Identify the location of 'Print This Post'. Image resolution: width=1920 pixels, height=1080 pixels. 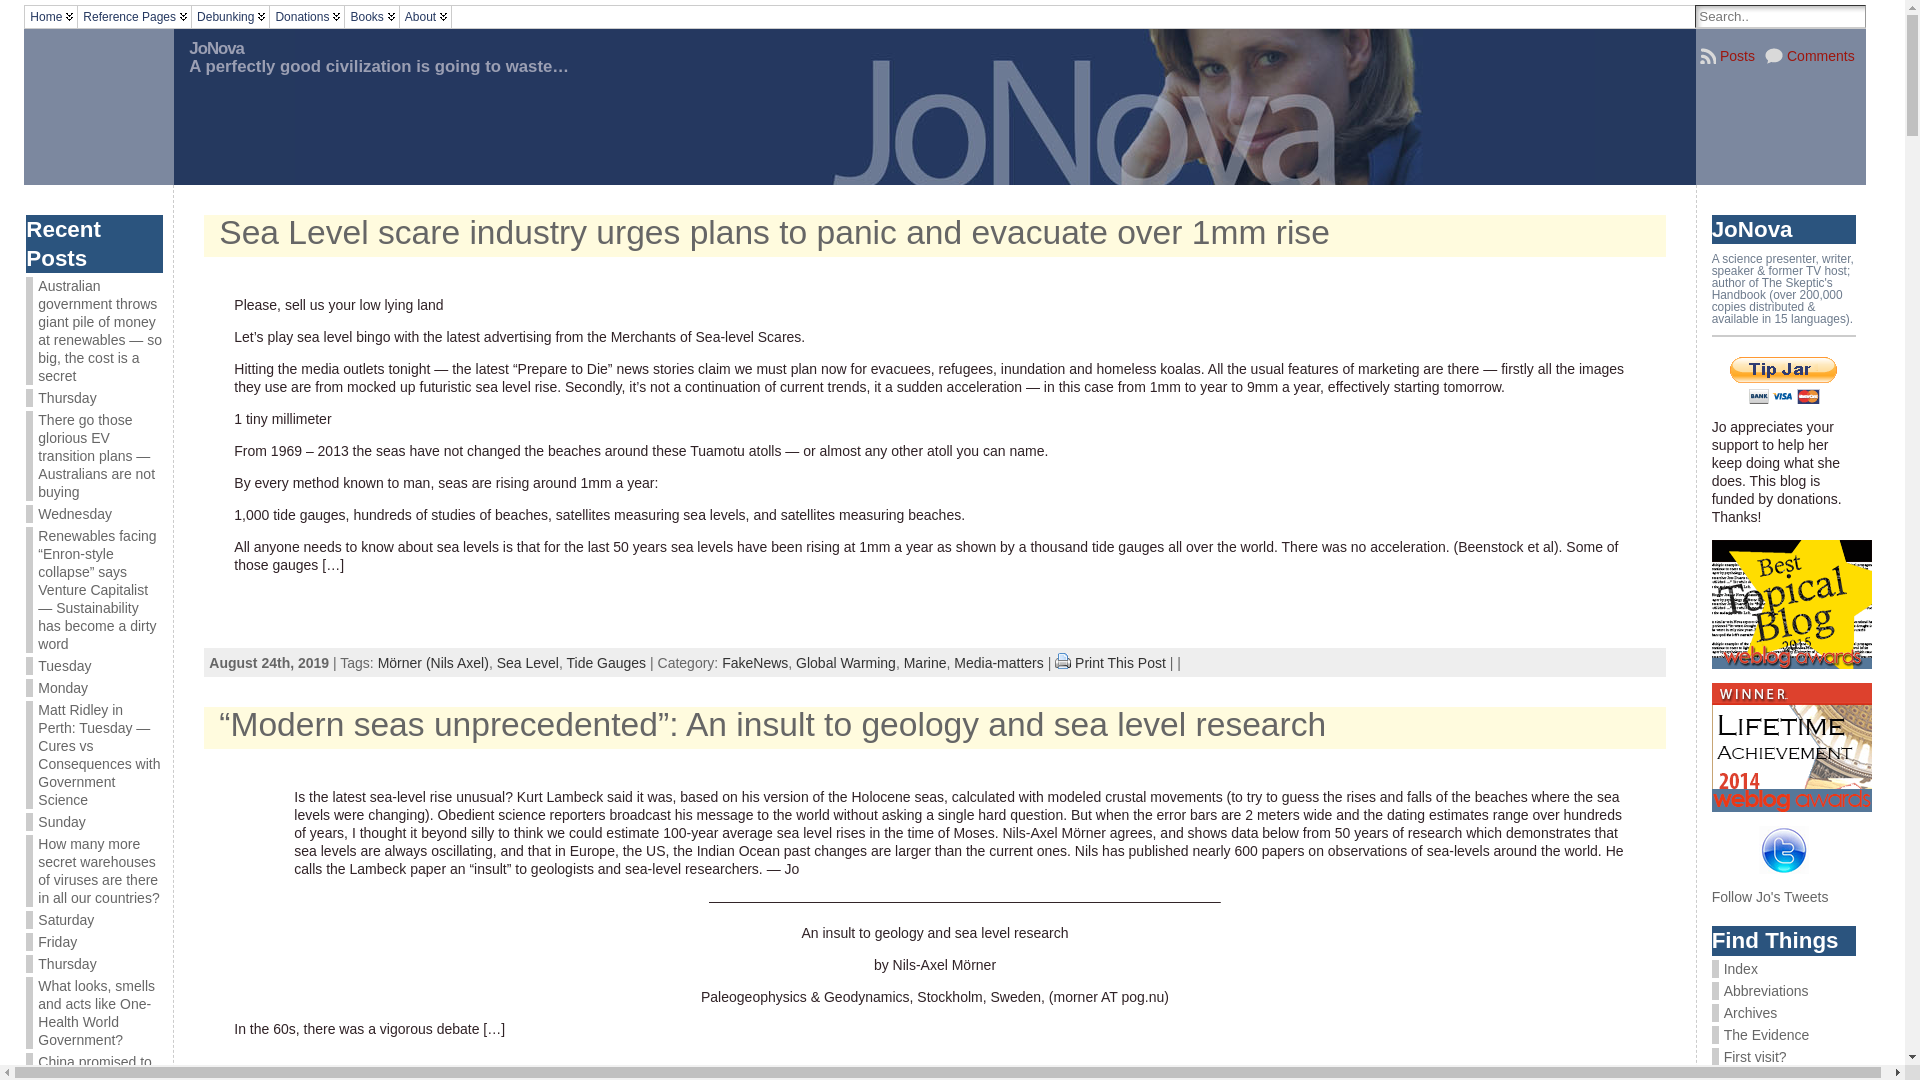
(1061, 663).